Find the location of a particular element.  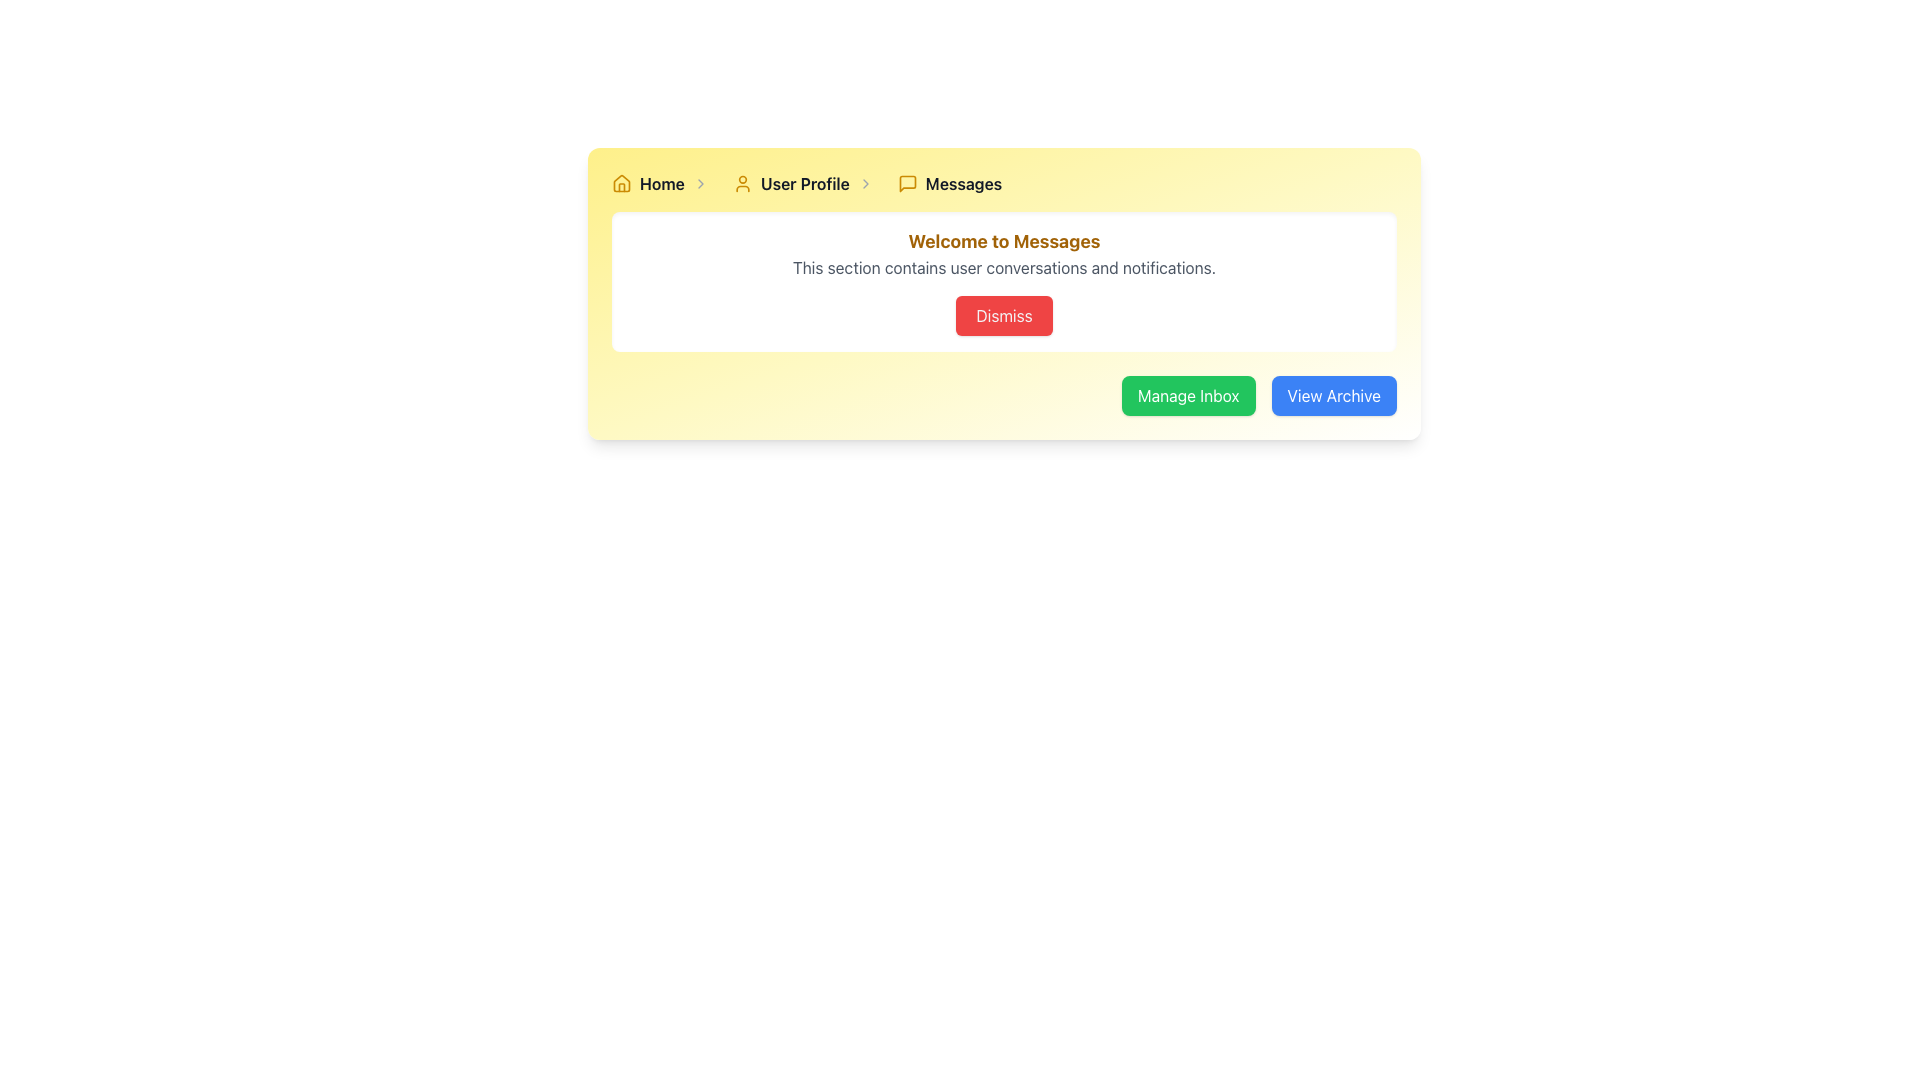

the 'User Profile' text link, which is styled with a gray font and highlighted in yellow when hovered over, located centrally within the navigation bar is located at coordinates (805, 184).